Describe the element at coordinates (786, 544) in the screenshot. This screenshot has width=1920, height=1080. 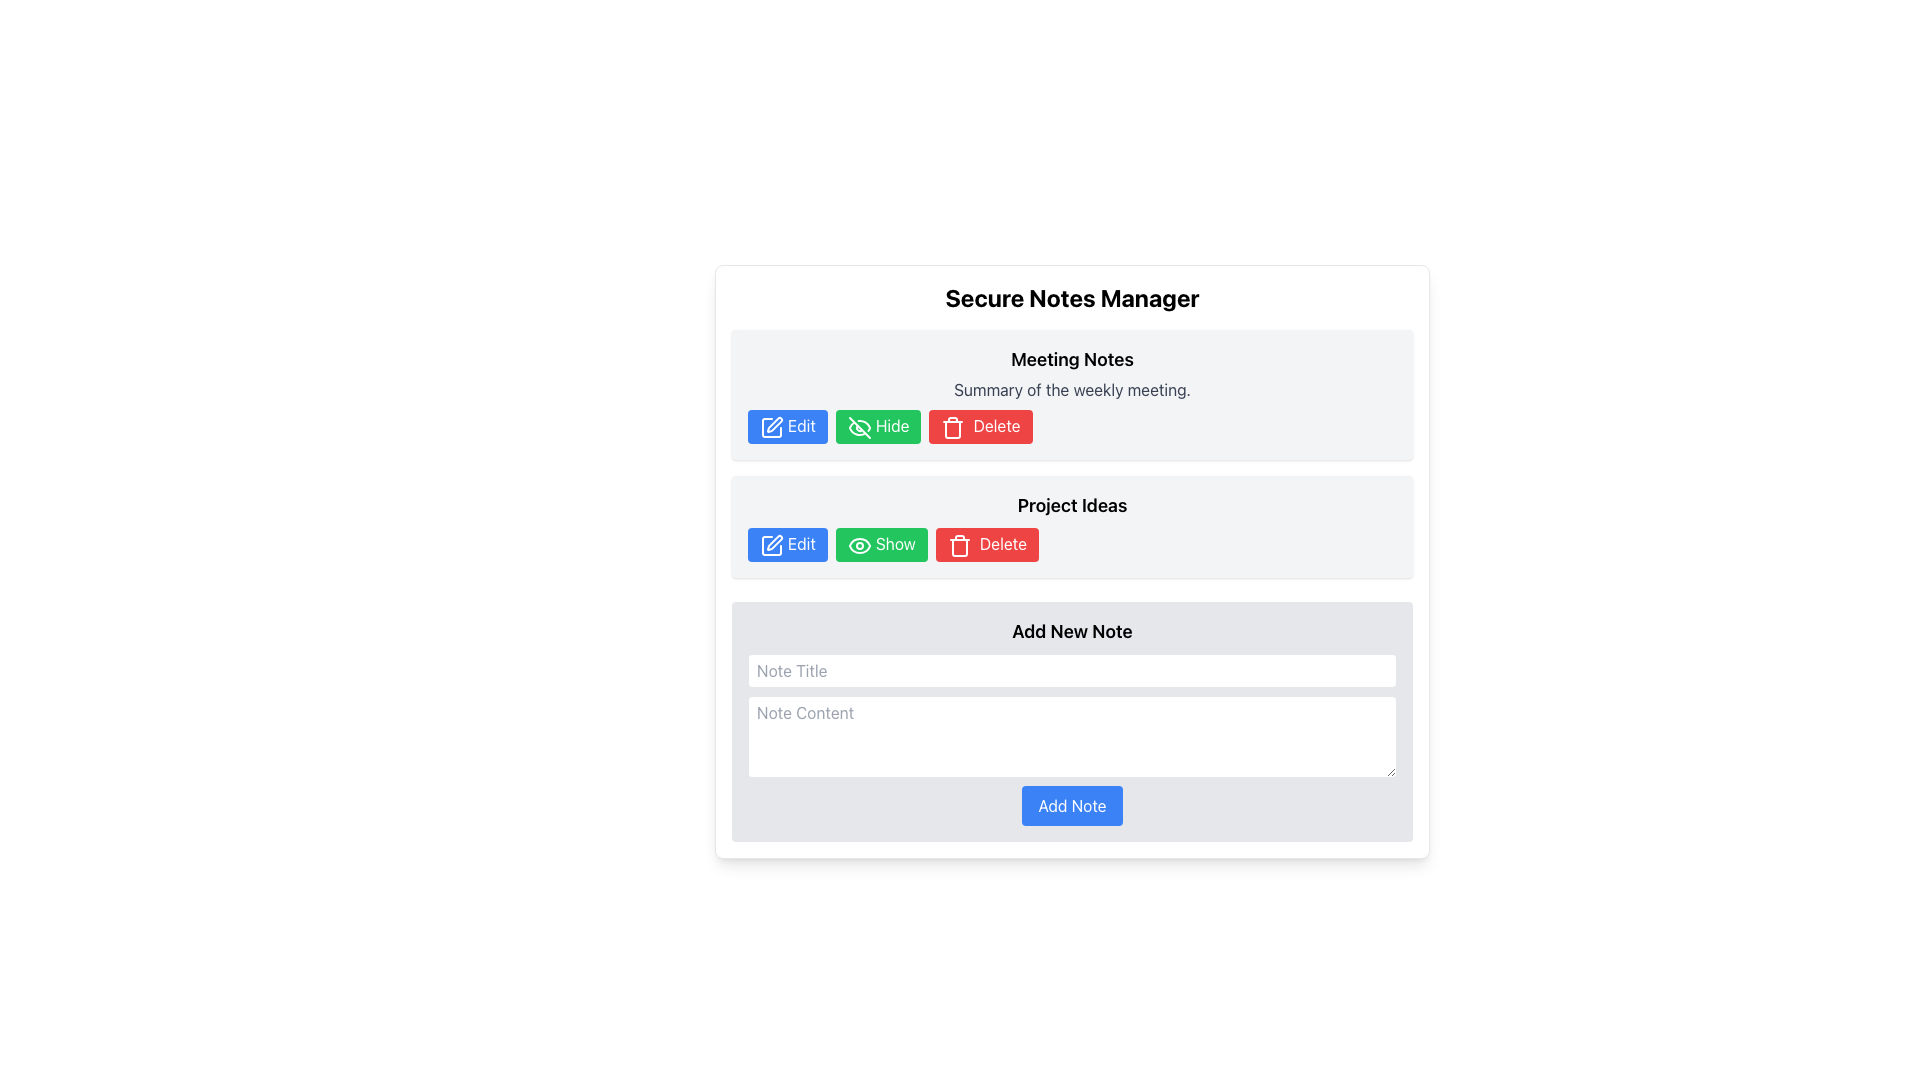
I see `the first button in the 'Project Ideas' section` at that location.